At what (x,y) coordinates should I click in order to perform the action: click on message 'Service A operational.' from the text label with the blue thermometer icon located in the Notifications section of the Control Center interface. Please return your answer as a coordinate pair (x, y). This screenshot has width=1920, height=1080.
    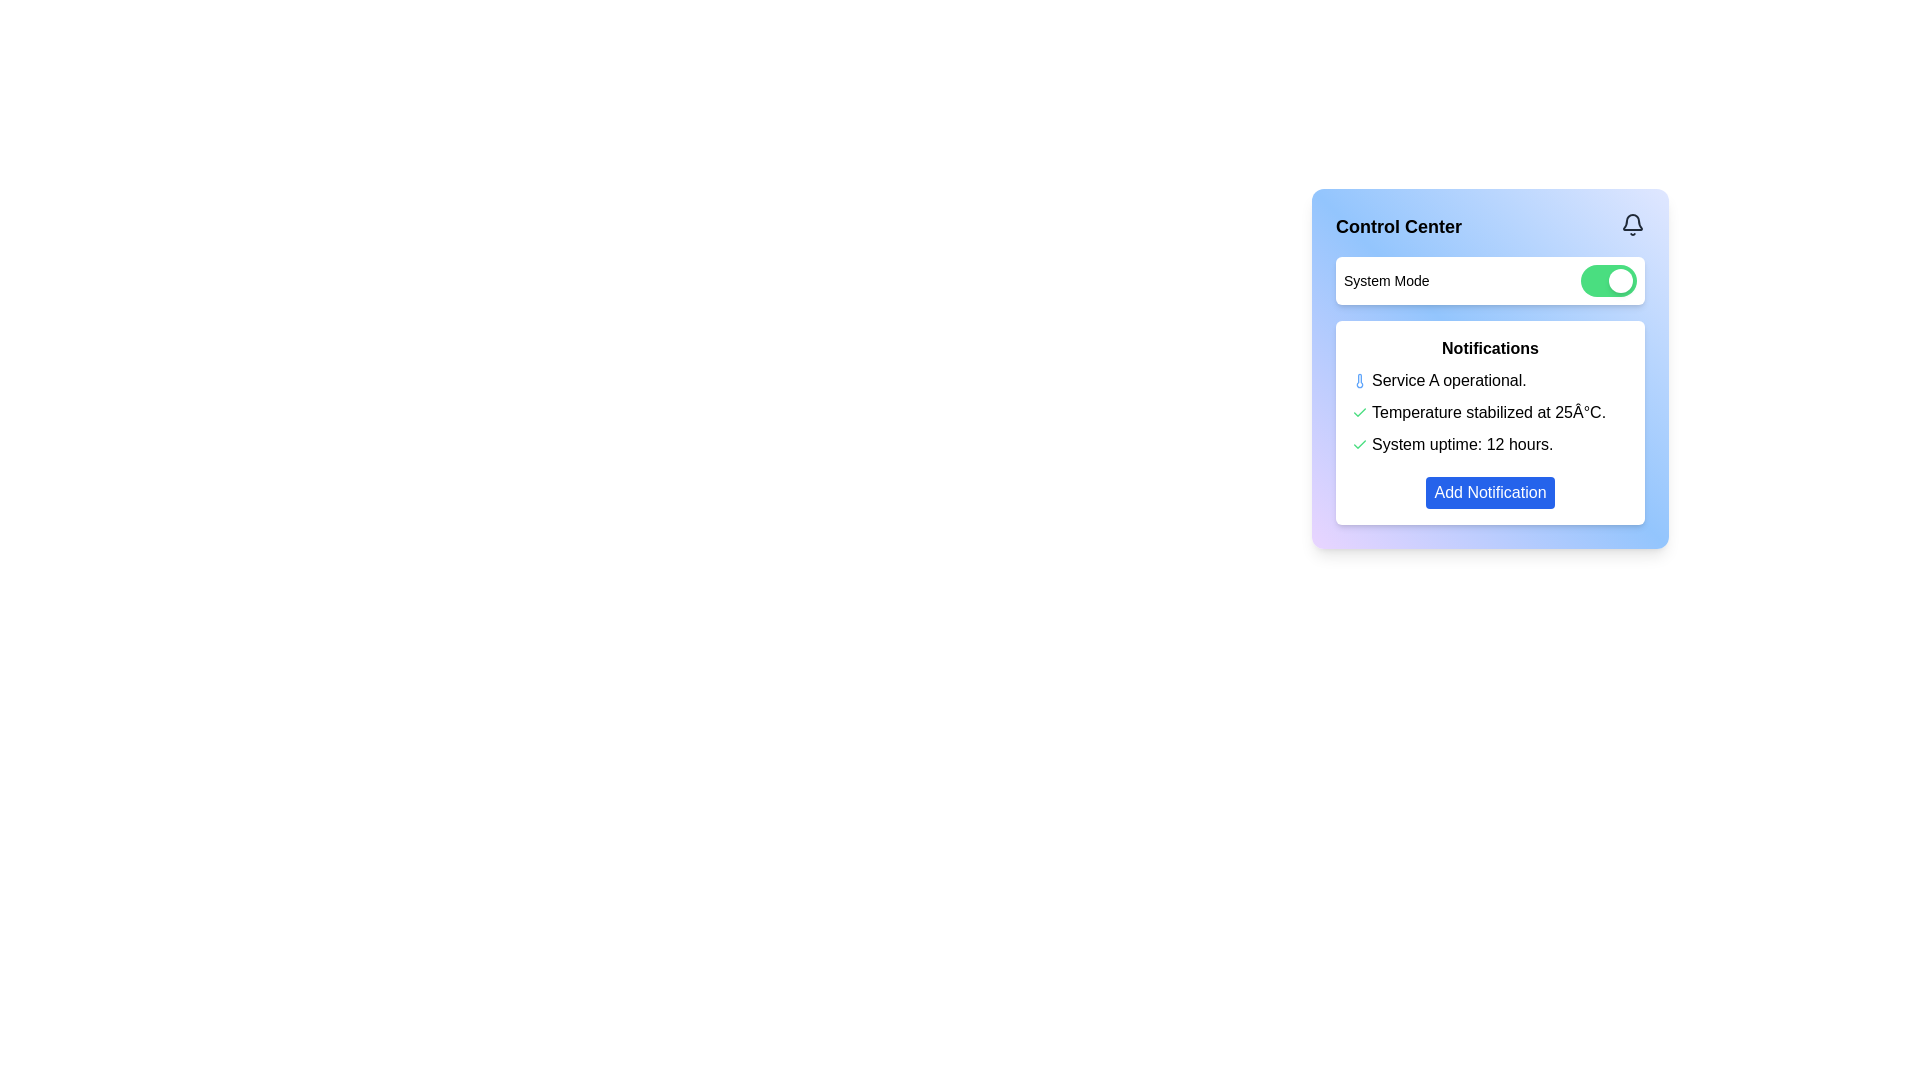
    Looking at the image, I should click on (1490, 381).